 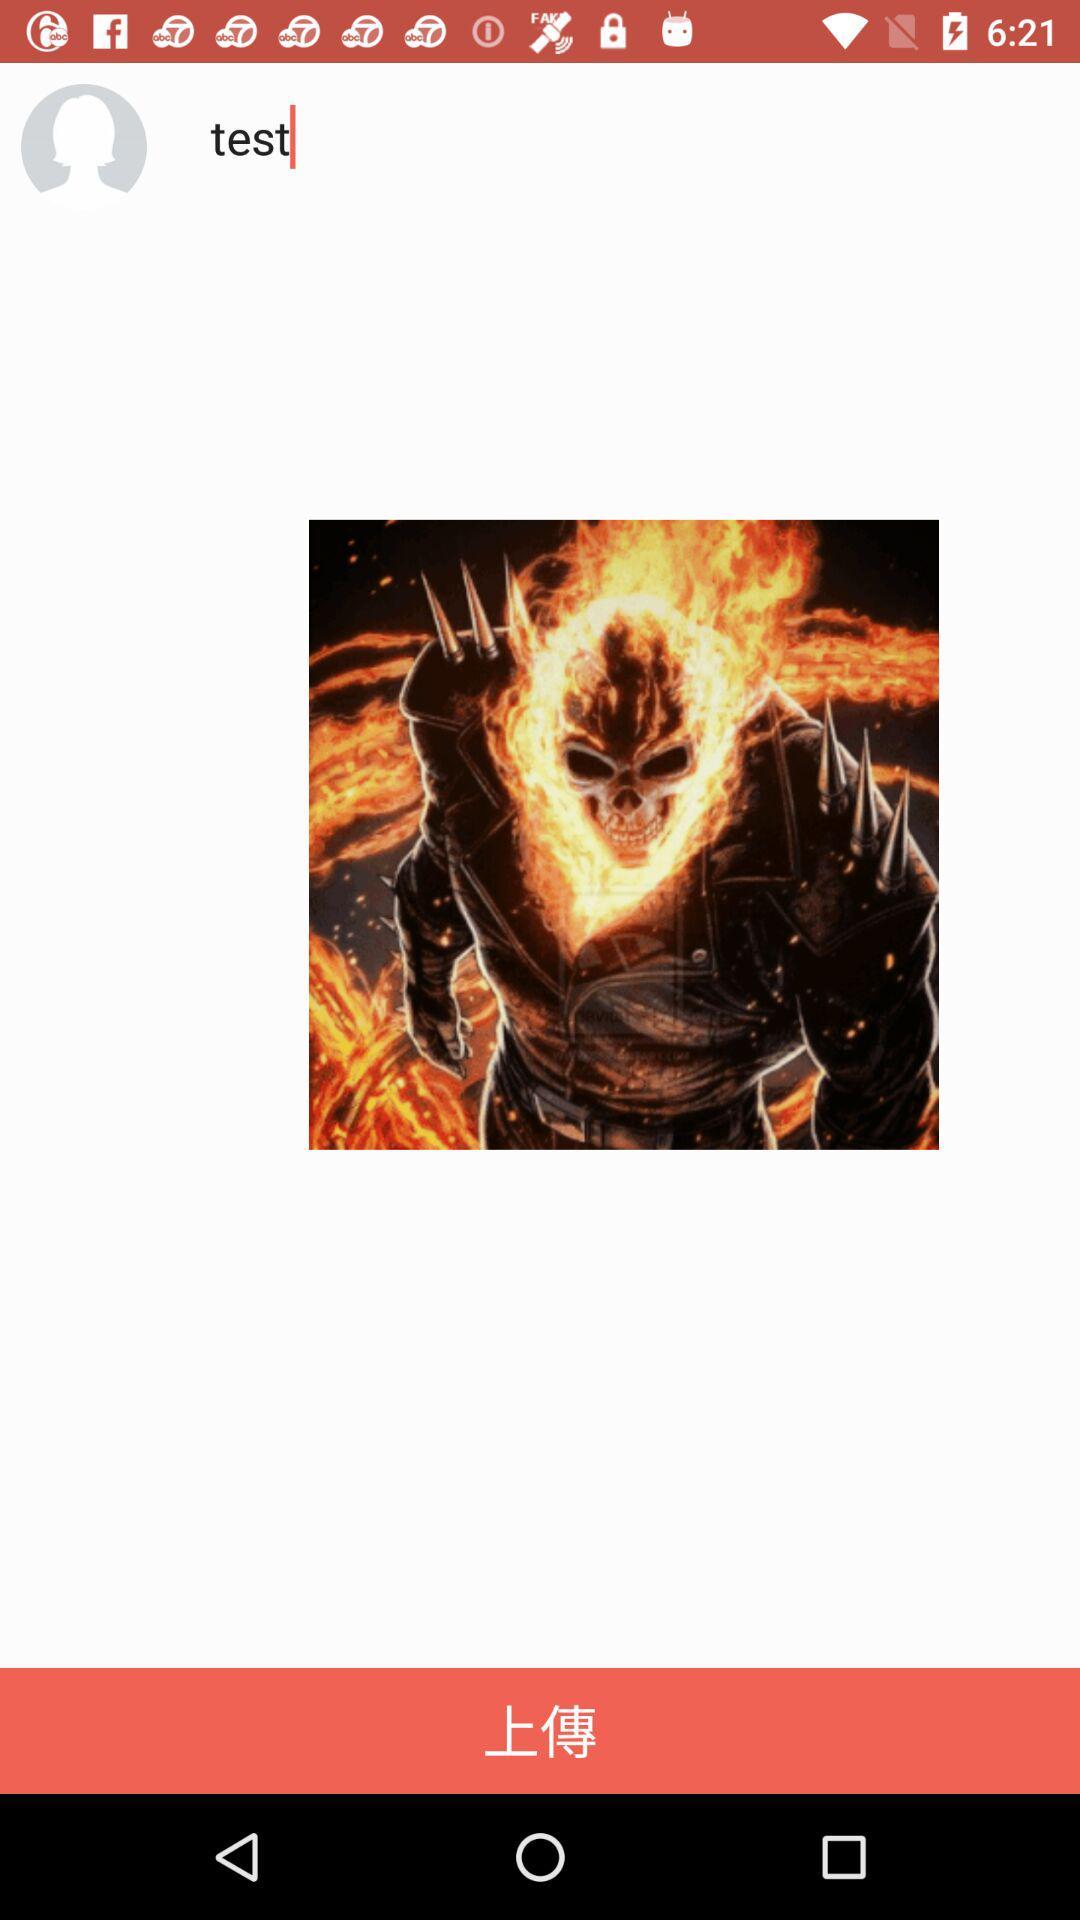 What do you see at coordinates (613, 279) in the screenshot?
I see `the test` at bounding box center [613, 279].